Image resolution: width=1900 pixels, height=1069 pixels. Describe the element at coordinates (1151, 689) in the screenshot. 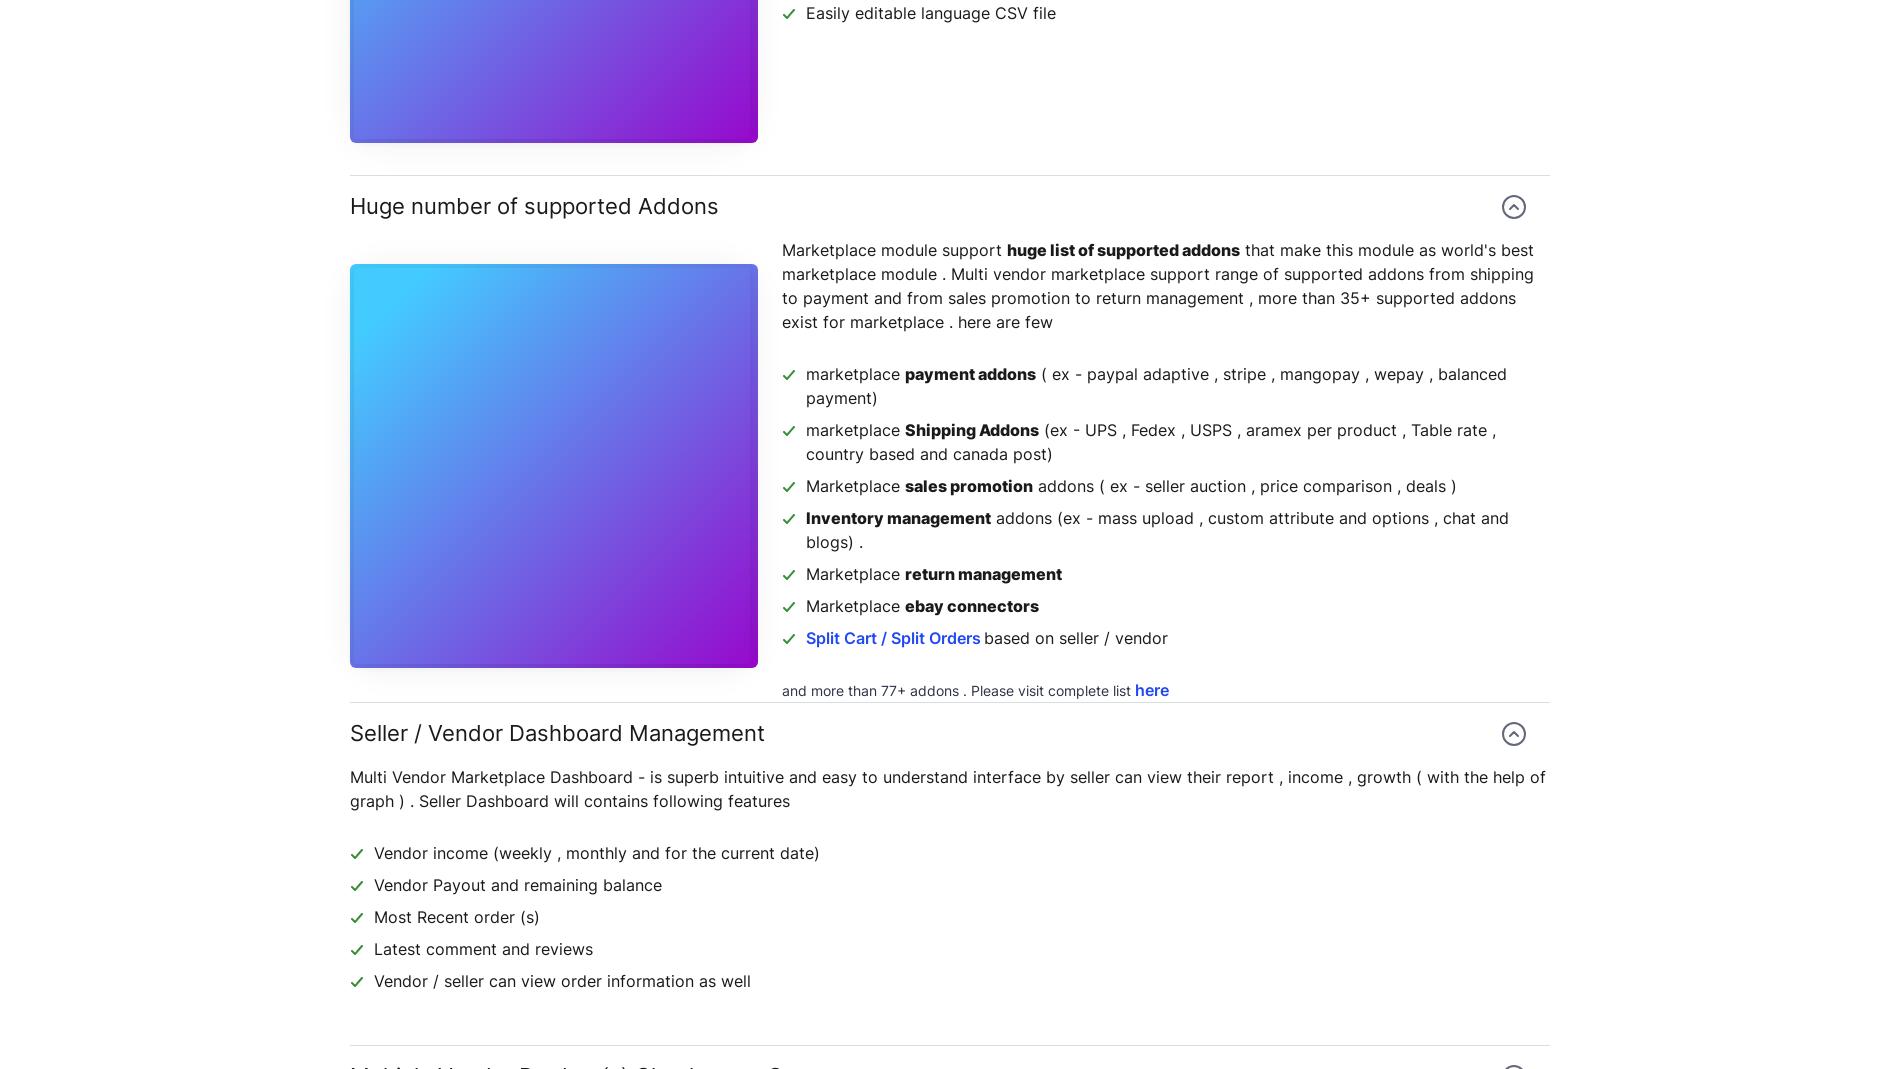

I see `'here'` at that location.